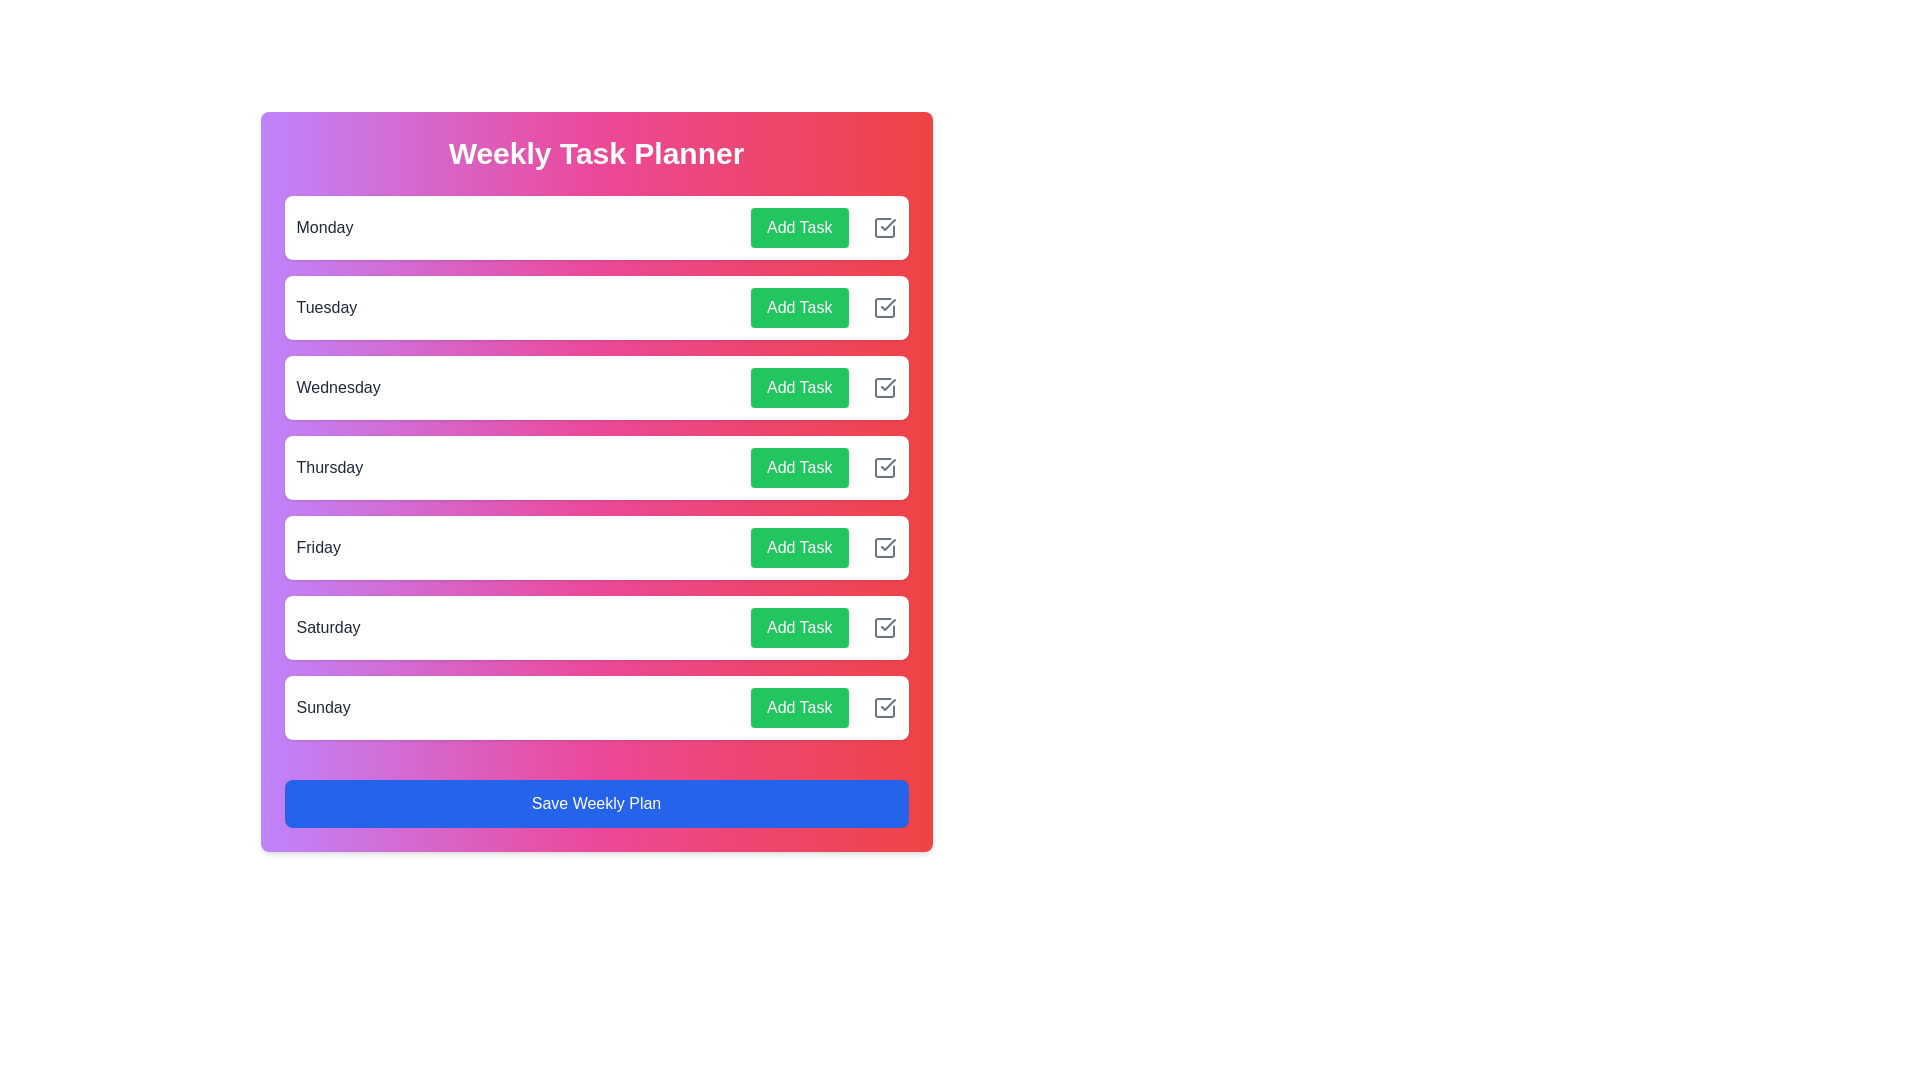  What do you see at coordinates (883, 547) in the screenshot?
I see `the checkbox icon for Friday to mark the task as completed` at bounding box center [883, 547].